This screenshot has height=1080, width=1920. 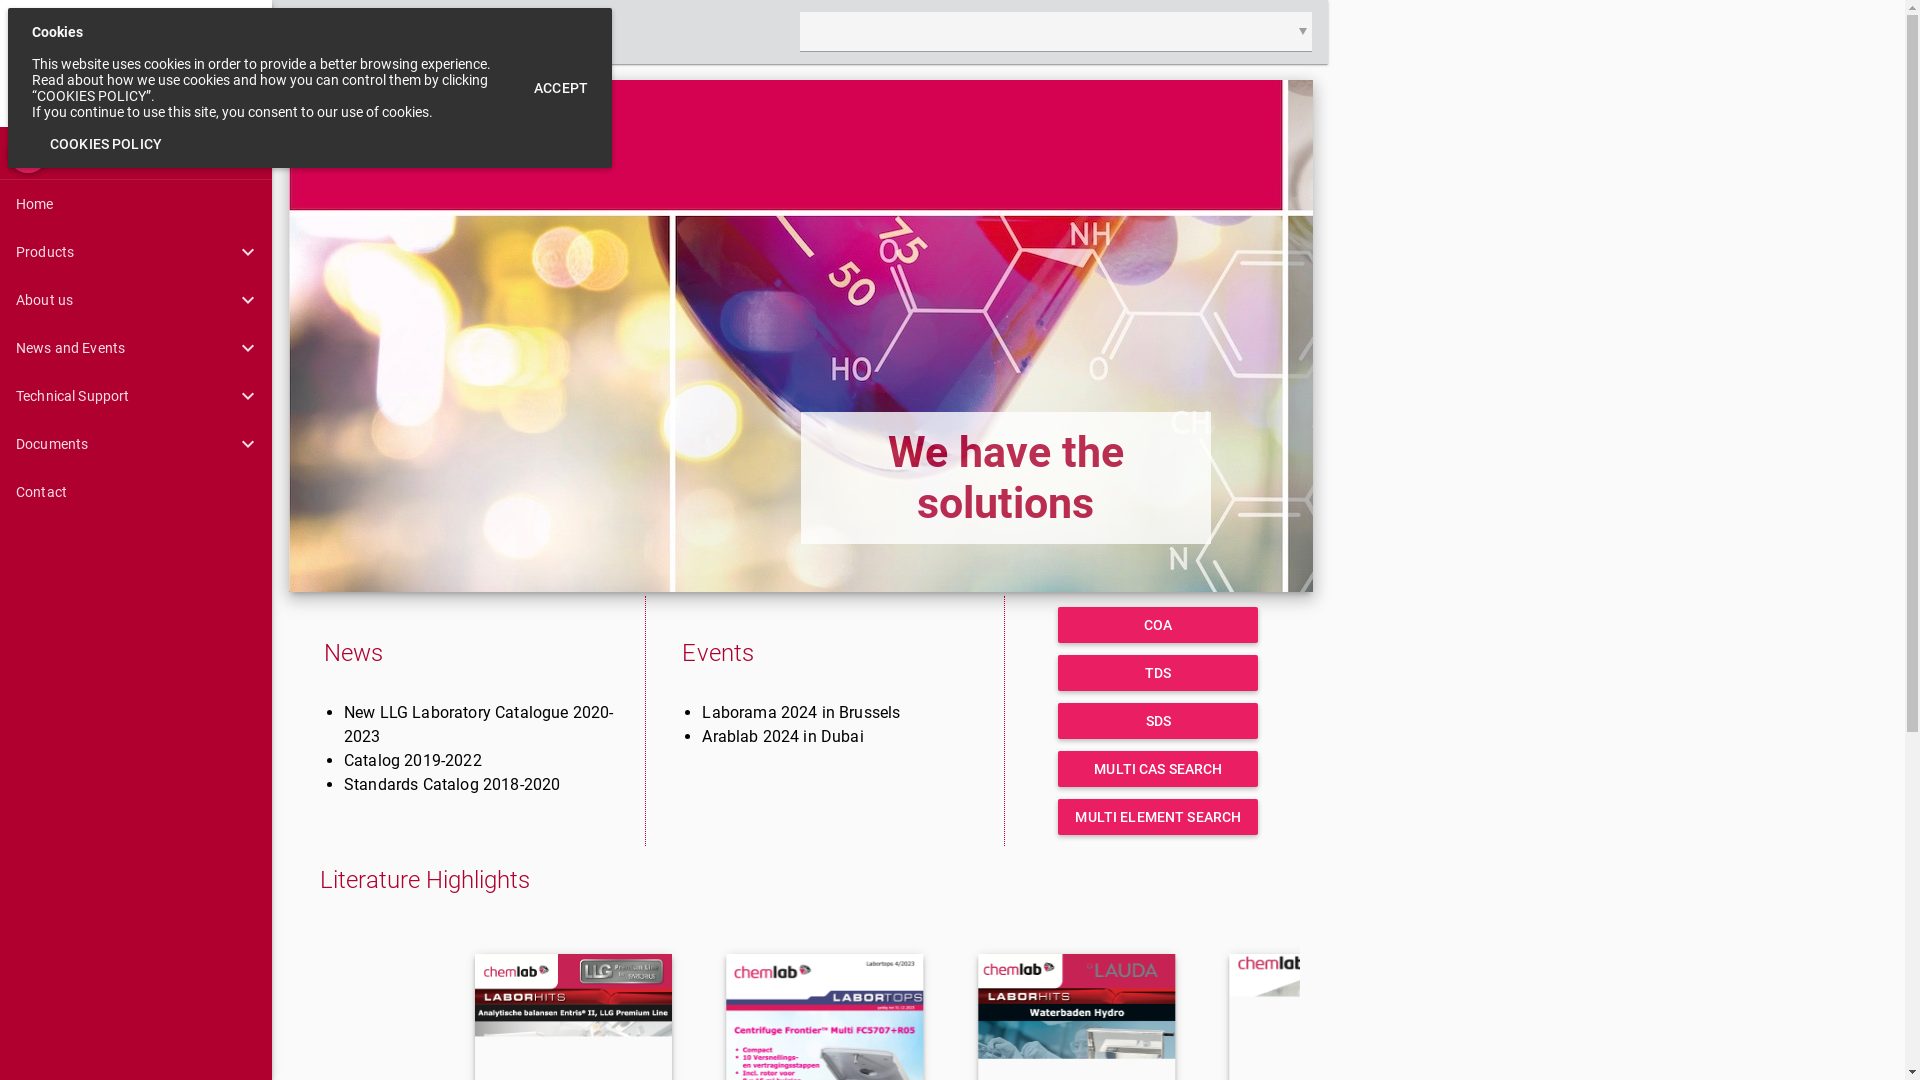 What do you see at coordinates (1157, 817) in the screenshot?
I see `'MULTI ELEMENT SEARCH'` at bounding box center [1157, 817].